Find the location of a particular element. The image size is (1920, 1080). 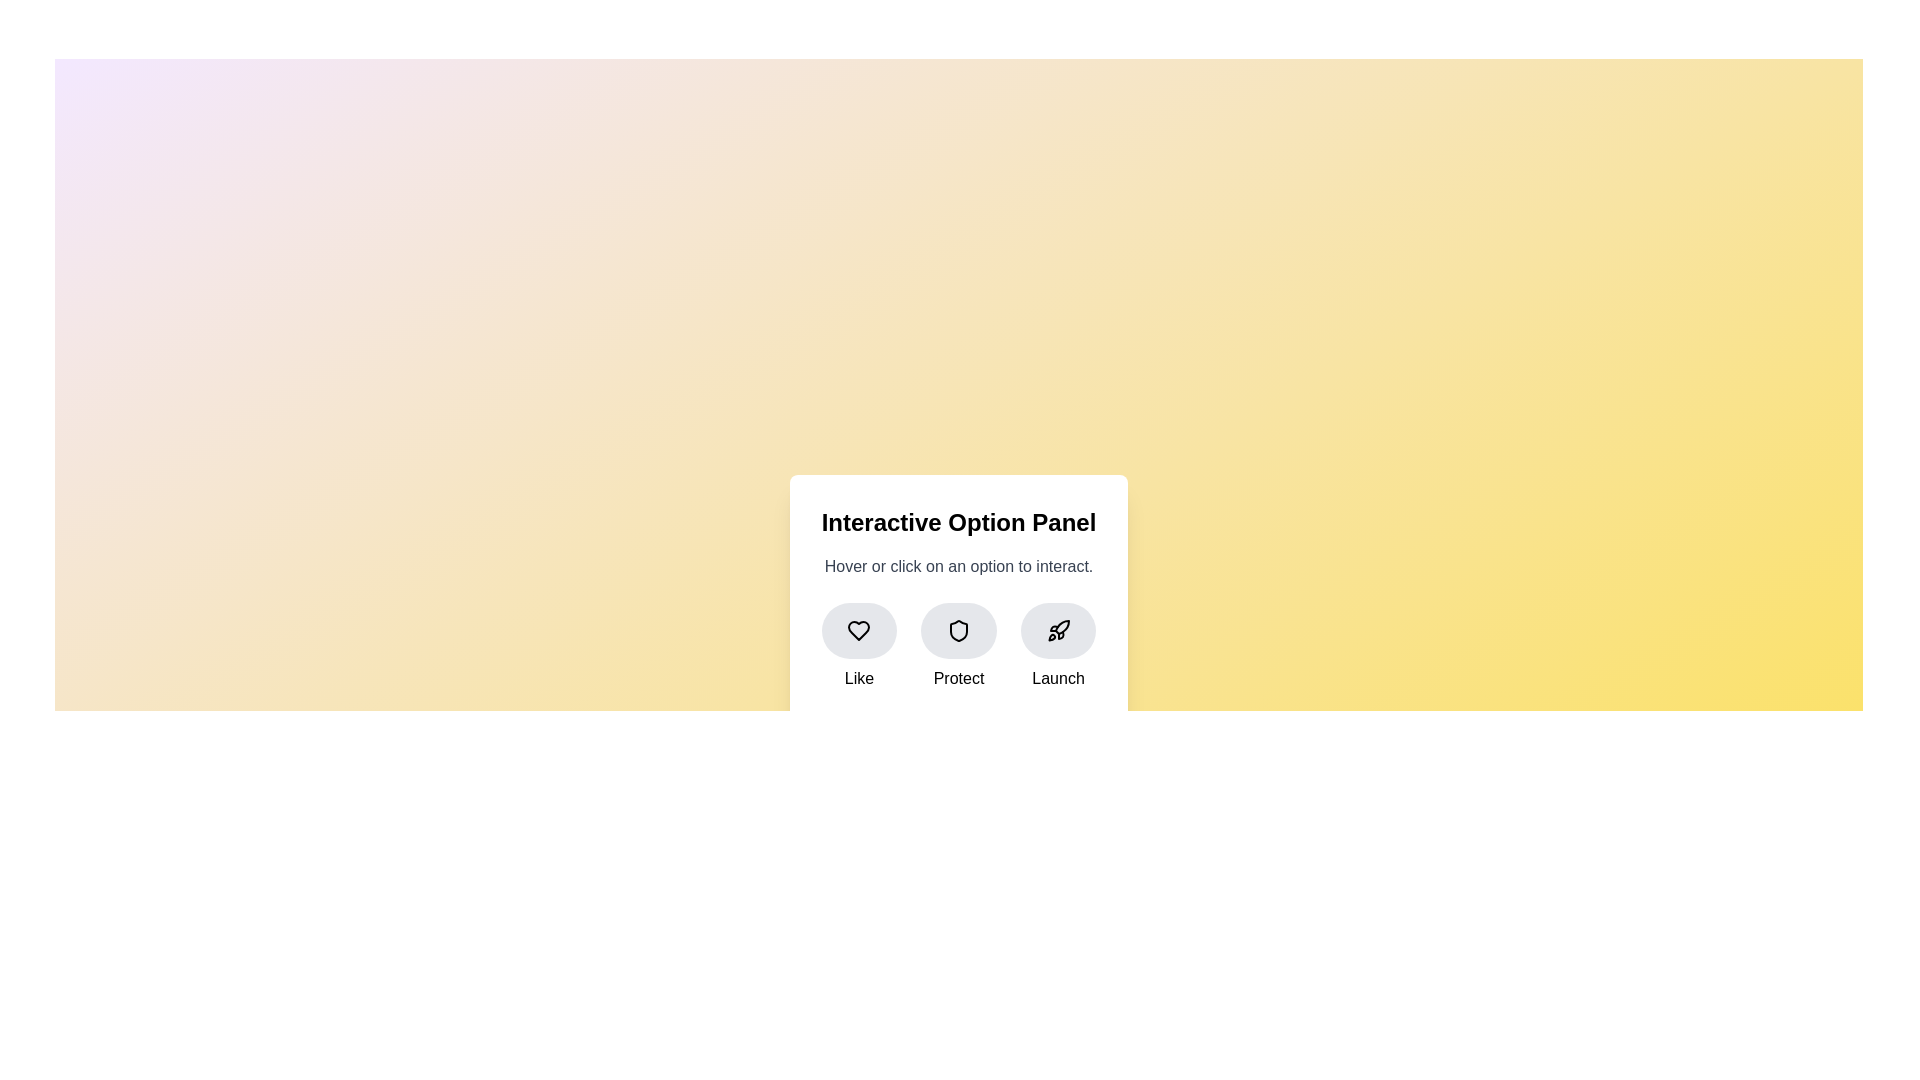

the text label indicating the 'like' action, which is located beneath the heart-shaped icon in the leftmost cluster of three interactive options in the 'Interactive Option Panel' is located at coordinates (859, 677).